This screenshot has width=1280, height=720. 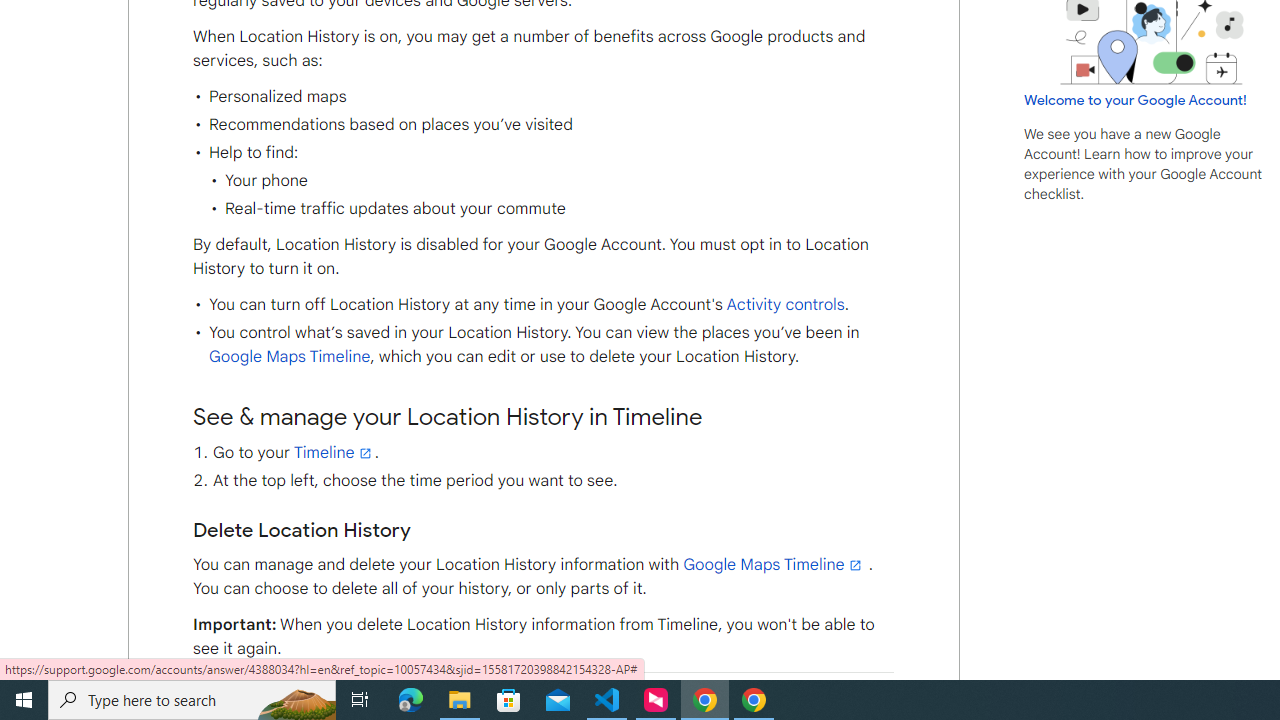 What do you see at coordinates (334, 452) in the screenshot?
I see `'Timeline'` at bounding box center [334, 452].